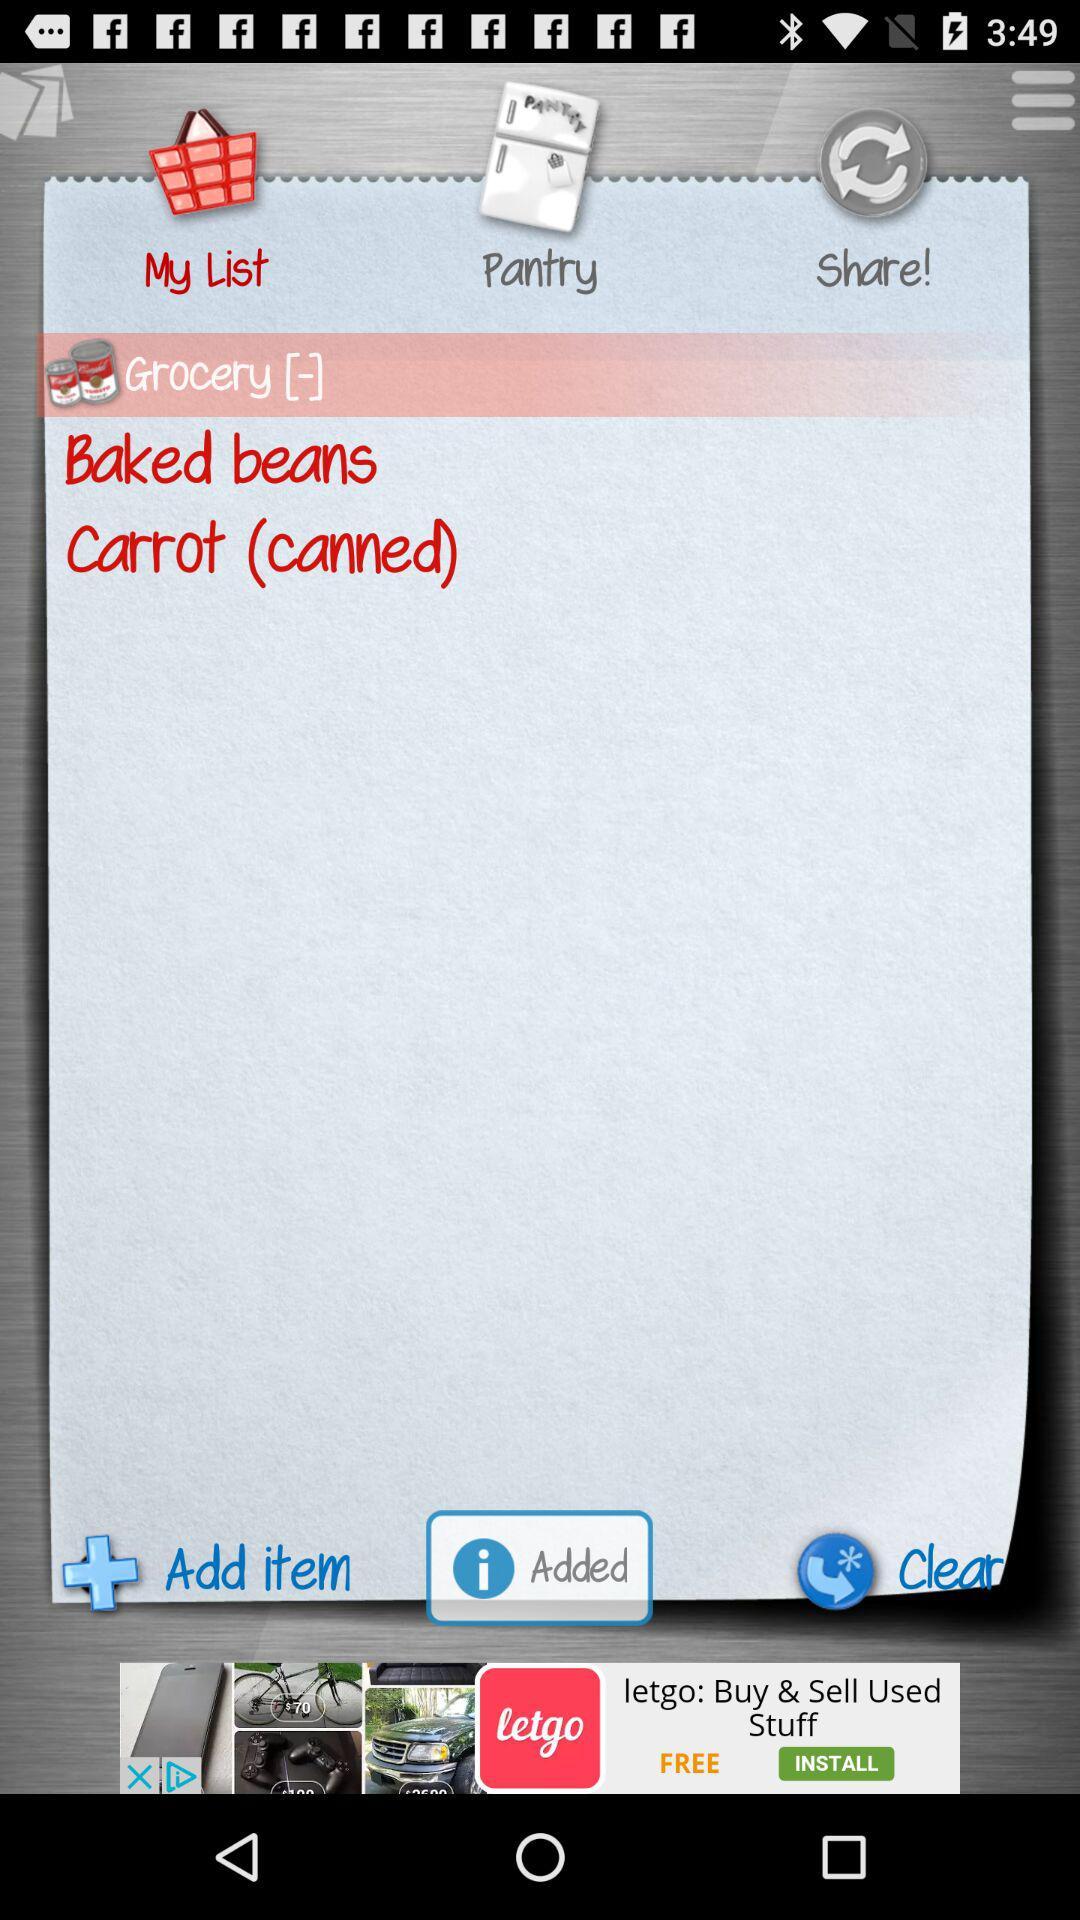 This screenshot has height=1920, width=1080. Describe the element at coordinates (1032, 109) in the screenshot. I see `menu option` at that location.